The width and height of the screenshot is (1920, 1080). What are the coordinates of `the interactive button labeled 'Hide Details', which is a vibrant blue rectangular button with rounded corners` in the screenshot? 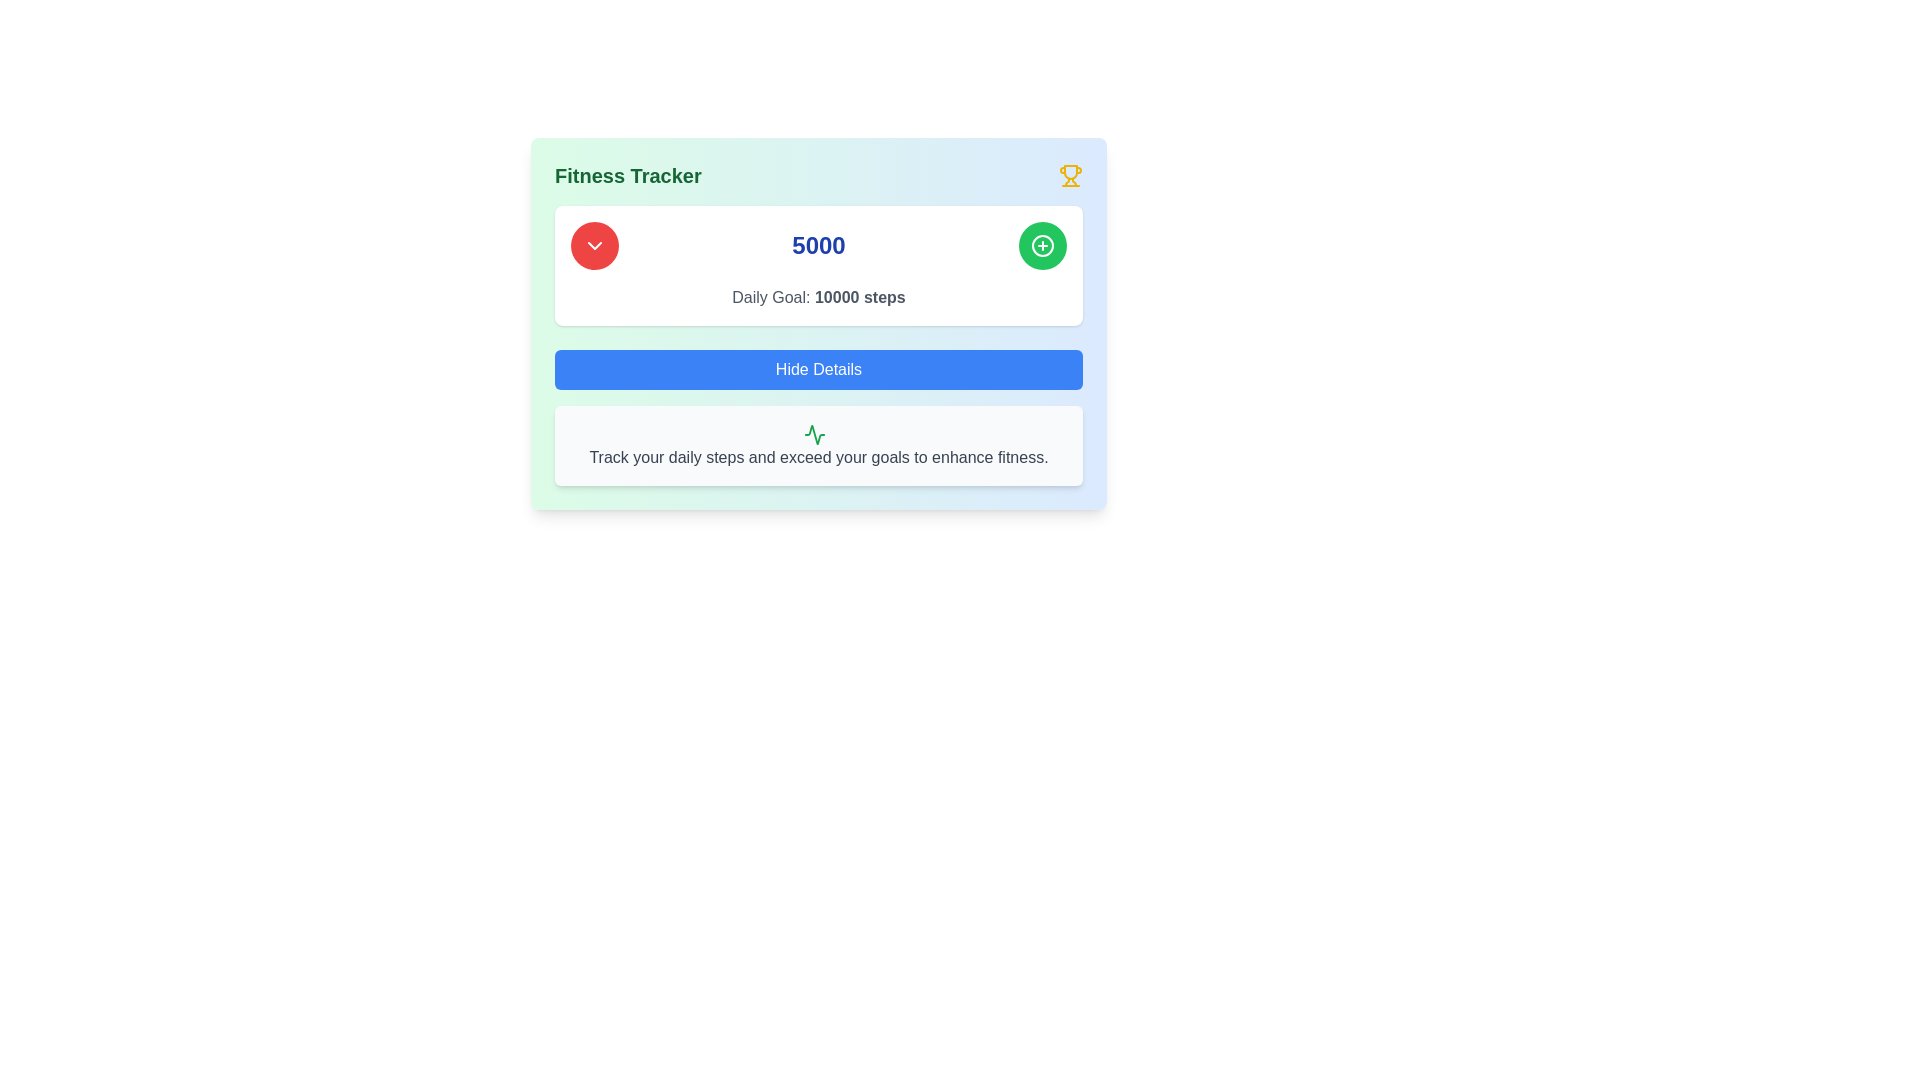 It's located at (819, 370).